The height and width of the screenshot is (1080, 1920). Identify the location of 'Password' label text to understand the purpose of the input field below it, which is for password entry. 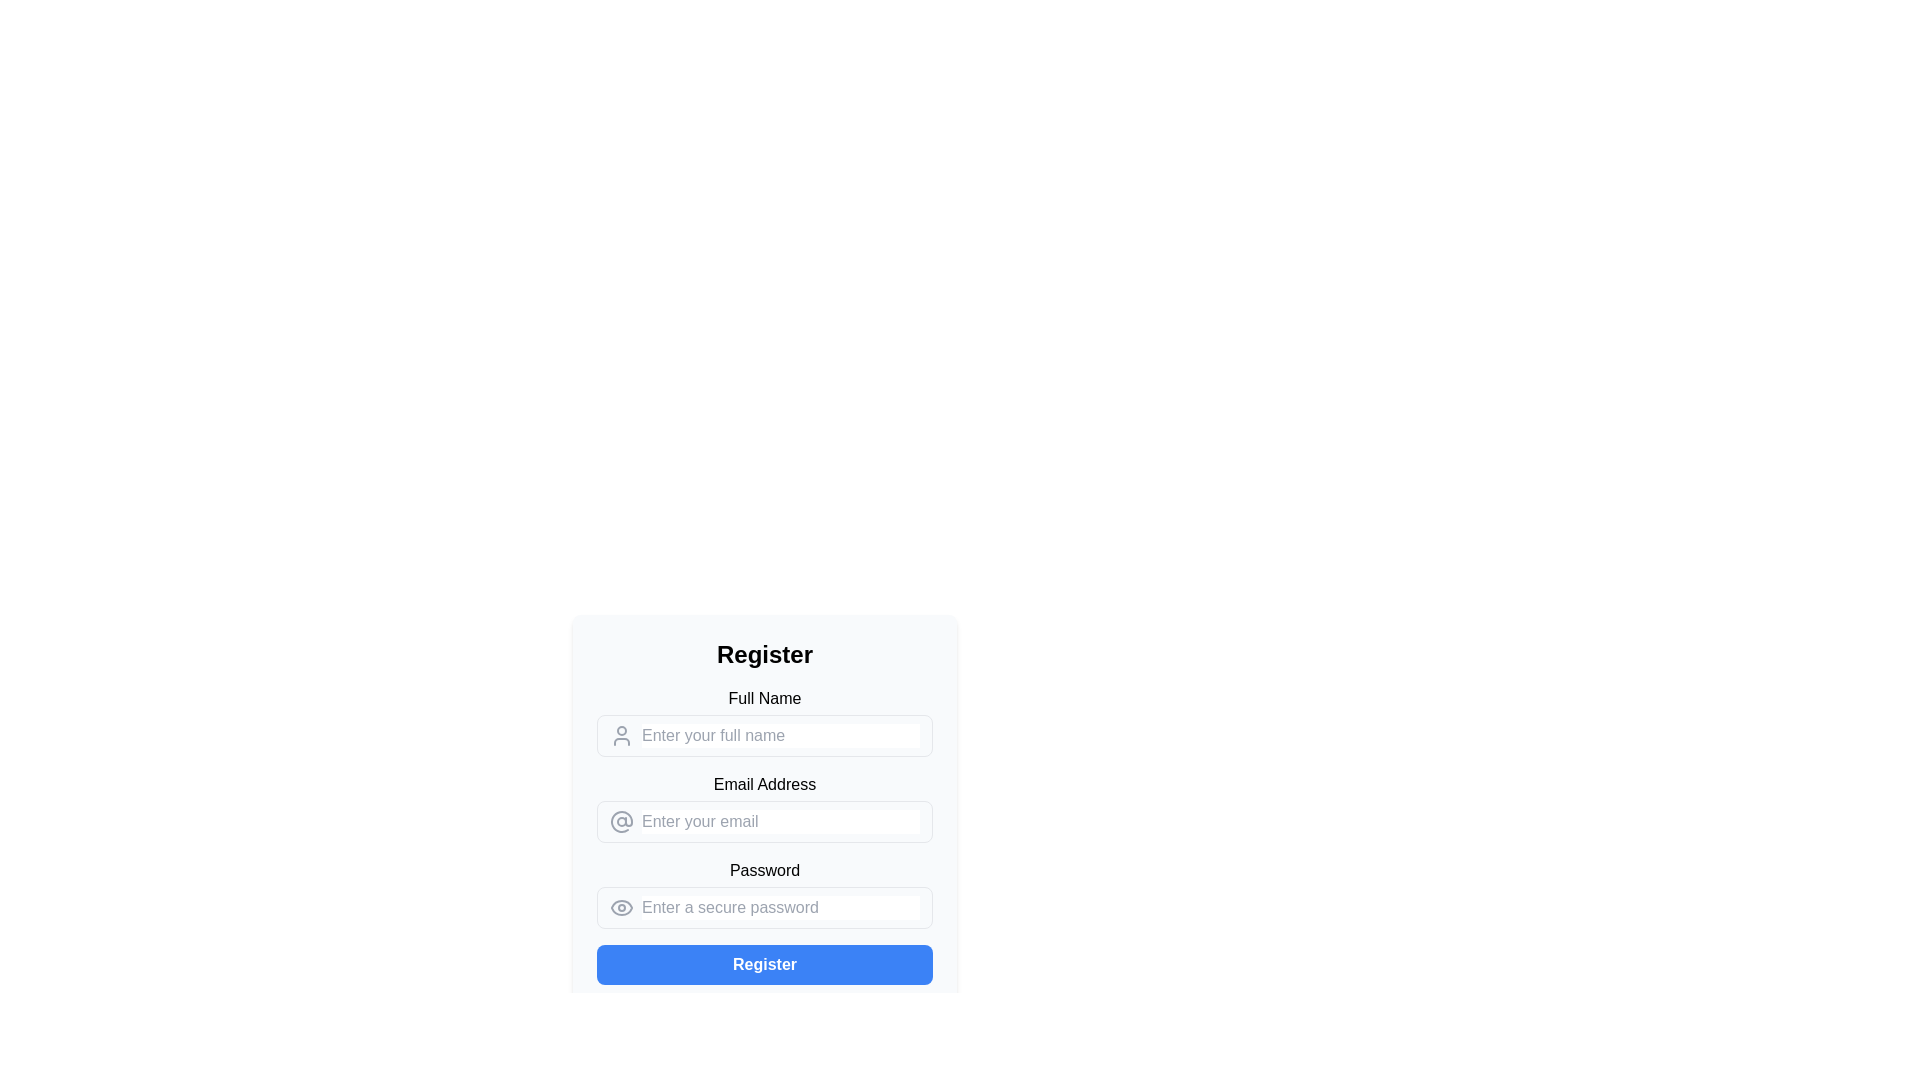
(763, 870).